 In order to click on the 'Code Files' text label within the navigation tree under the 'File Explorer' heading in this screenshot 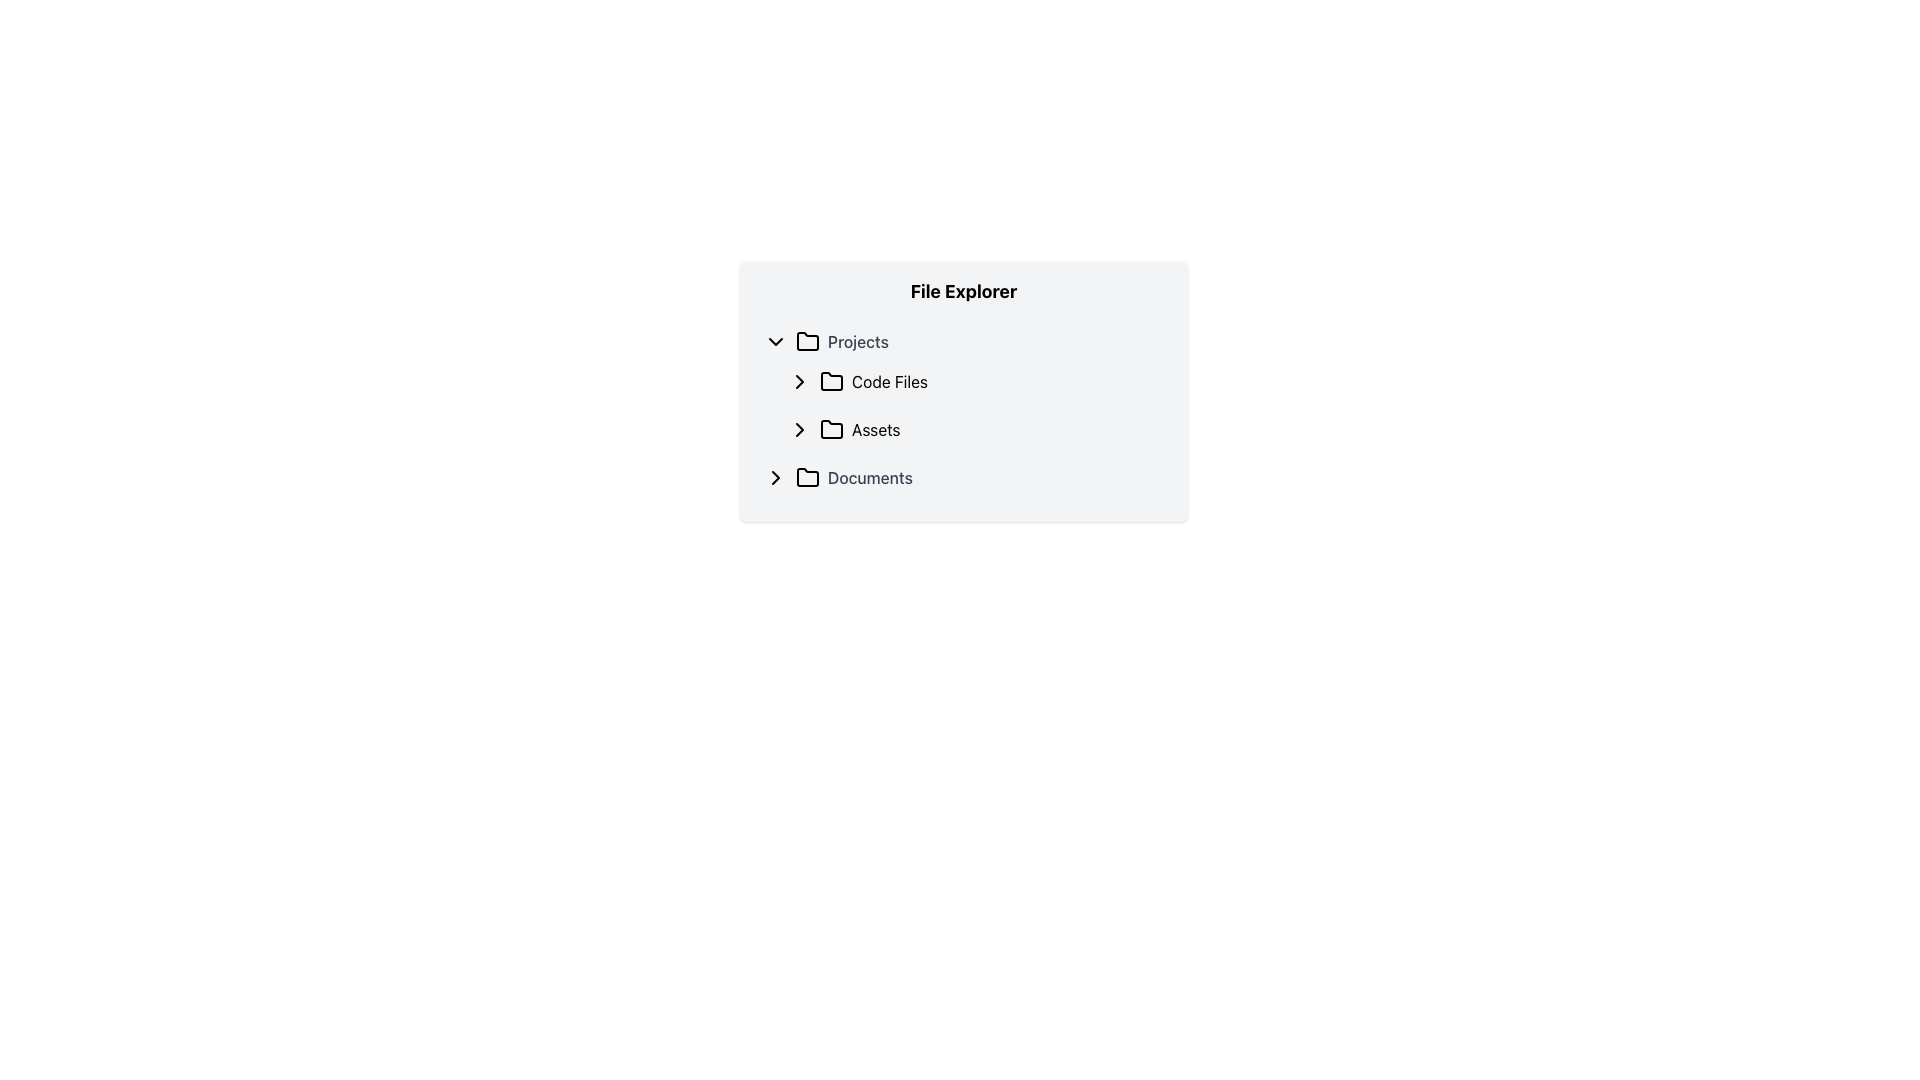, I will do `click(888, 381)`.